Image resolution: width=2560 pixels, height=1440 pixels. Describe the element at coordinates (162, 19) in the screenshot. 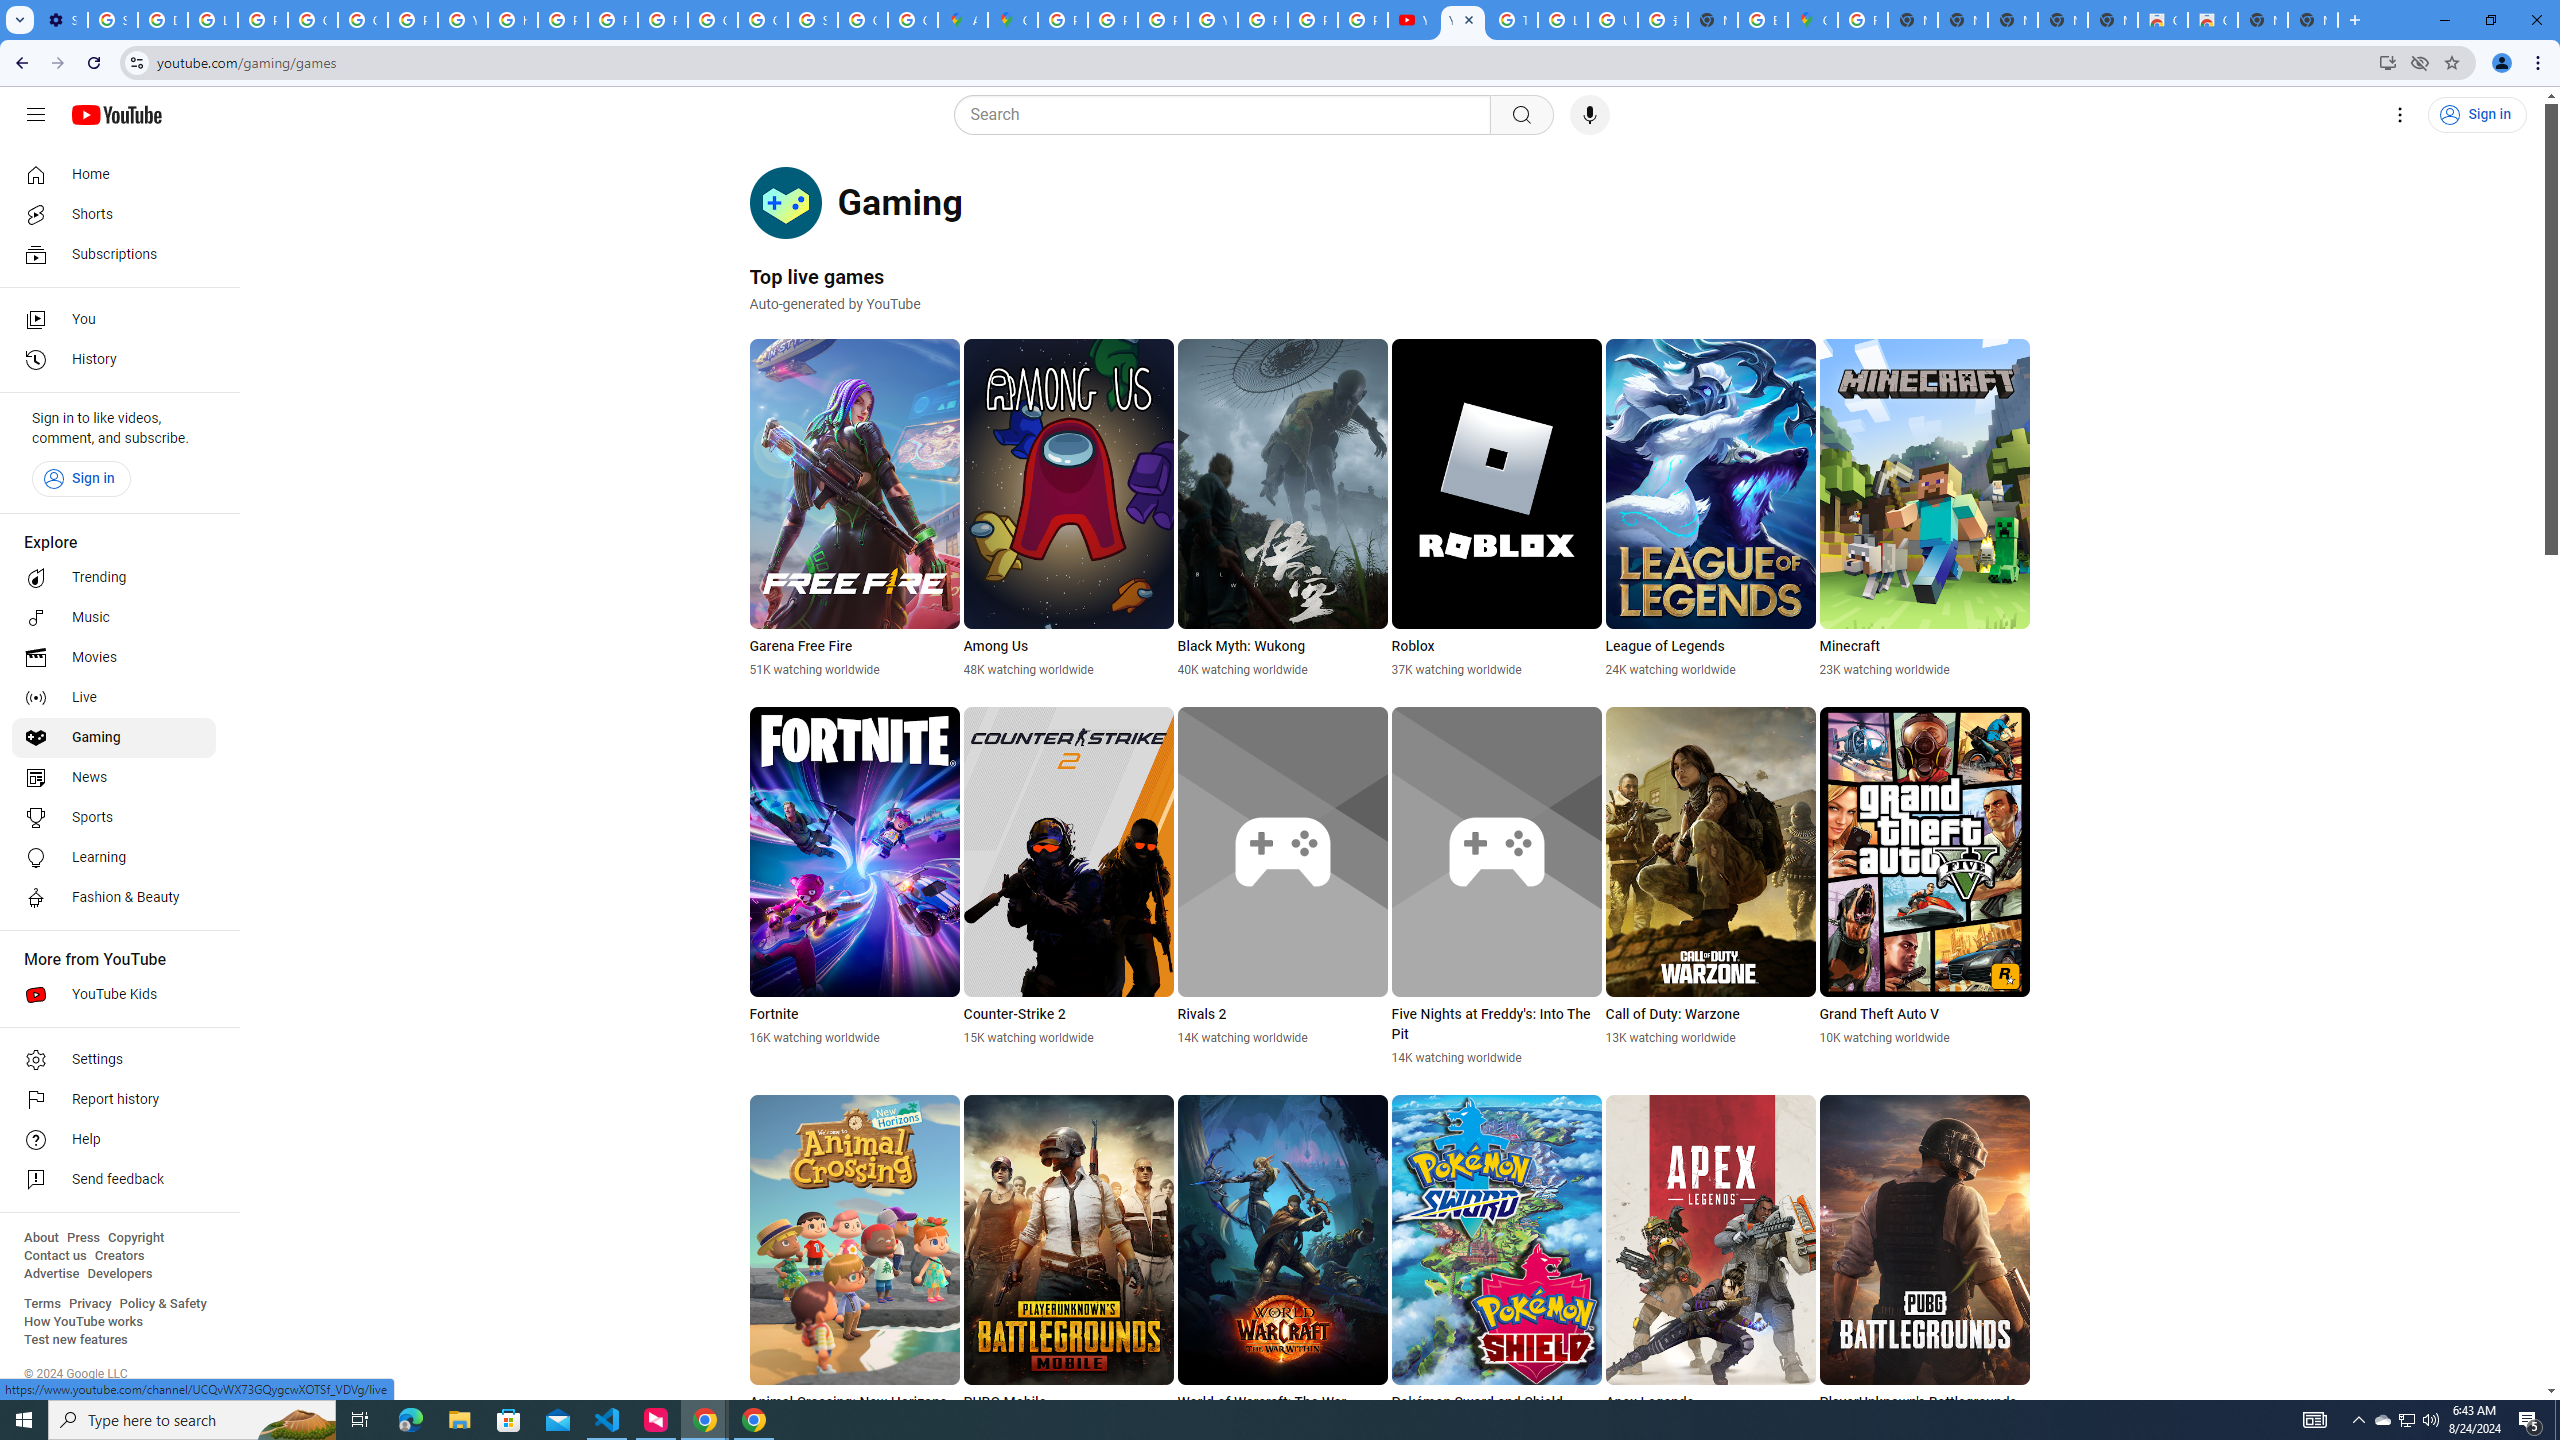

I see `'Delete photos & videos - Computer - Google Photos Help'` at that location.